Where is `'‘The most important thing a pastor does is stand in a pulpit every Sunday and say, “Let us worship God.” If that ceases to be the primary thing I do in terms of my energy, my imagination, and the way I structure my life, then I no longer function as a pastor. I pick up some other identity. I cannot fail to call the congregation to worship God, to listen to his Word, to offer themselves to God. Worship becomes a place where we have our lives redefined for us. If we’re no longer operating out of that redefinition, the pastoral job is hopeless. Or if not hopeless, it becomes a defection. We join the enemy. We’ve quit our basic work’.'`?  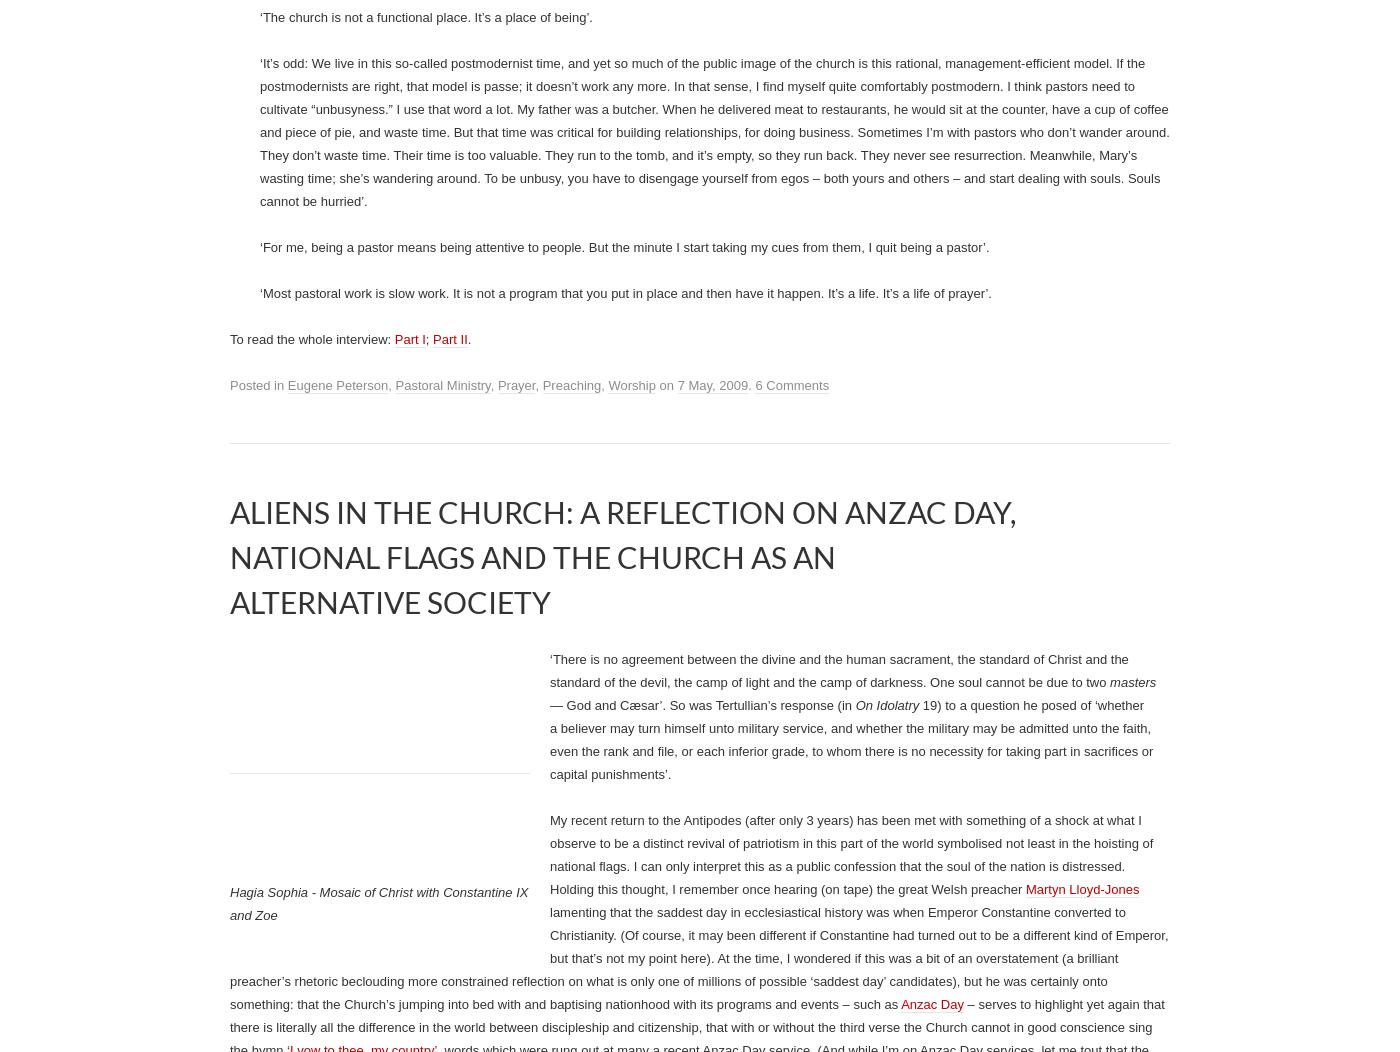 '‘The most important thing a pastor does is stand in a pulpit every Sunday and say, “Let us worship God.” If that ceases to be the primary thing I do in terms of my energy, my imagination, and the way I structure my life, then I no longer function as a pastor. I pick up some other identity. I cannot fail to call the congregation to worship God, to listen to his Word, to offer themselves to God. Worship becomes a place where we have our lives redefined for us. If we’re no longer operating out of that redefinition, the pastoral job is hopeless. Or if not hopeless, it becomes a defection. We join the enemy. We’ve quit our basic work’.' is located at coordinates (821, 82).